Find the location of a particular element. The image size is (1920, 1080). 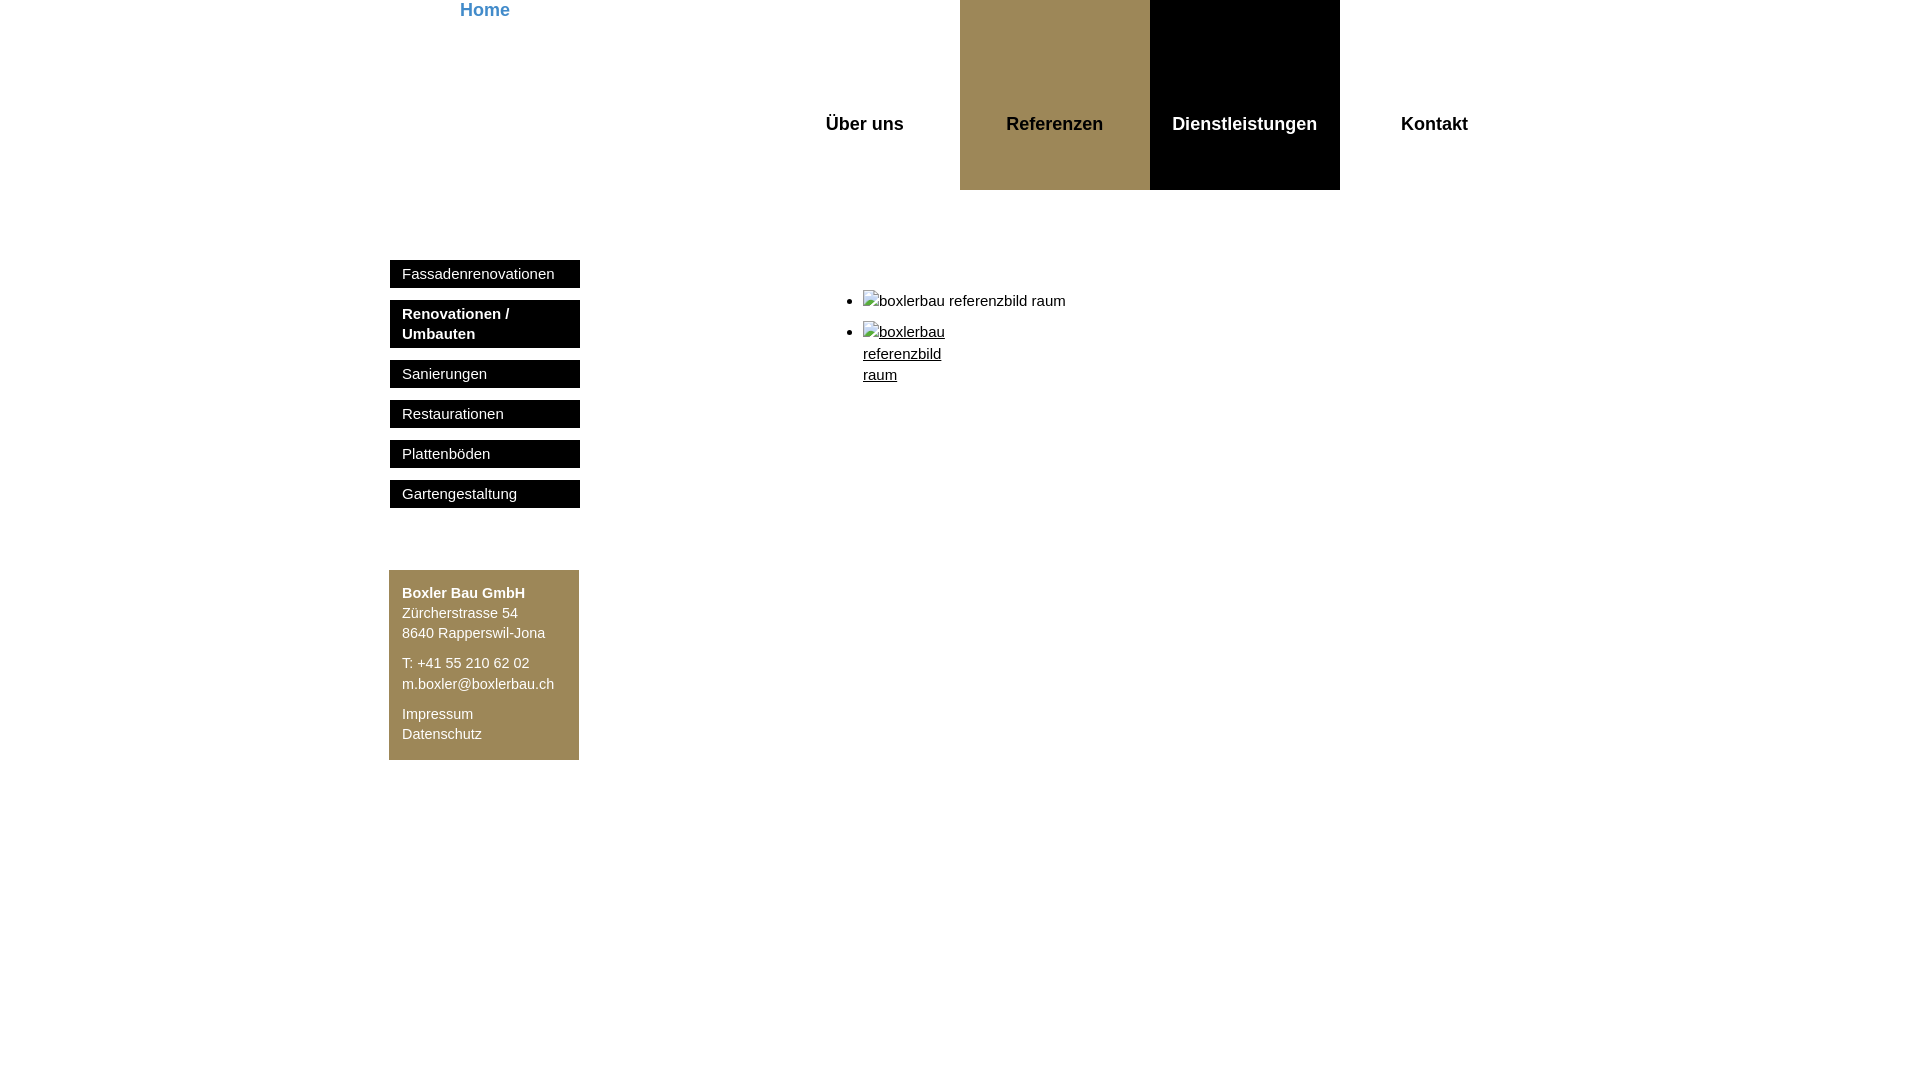

'Sanierungen' is located at coordinates (484, 374).